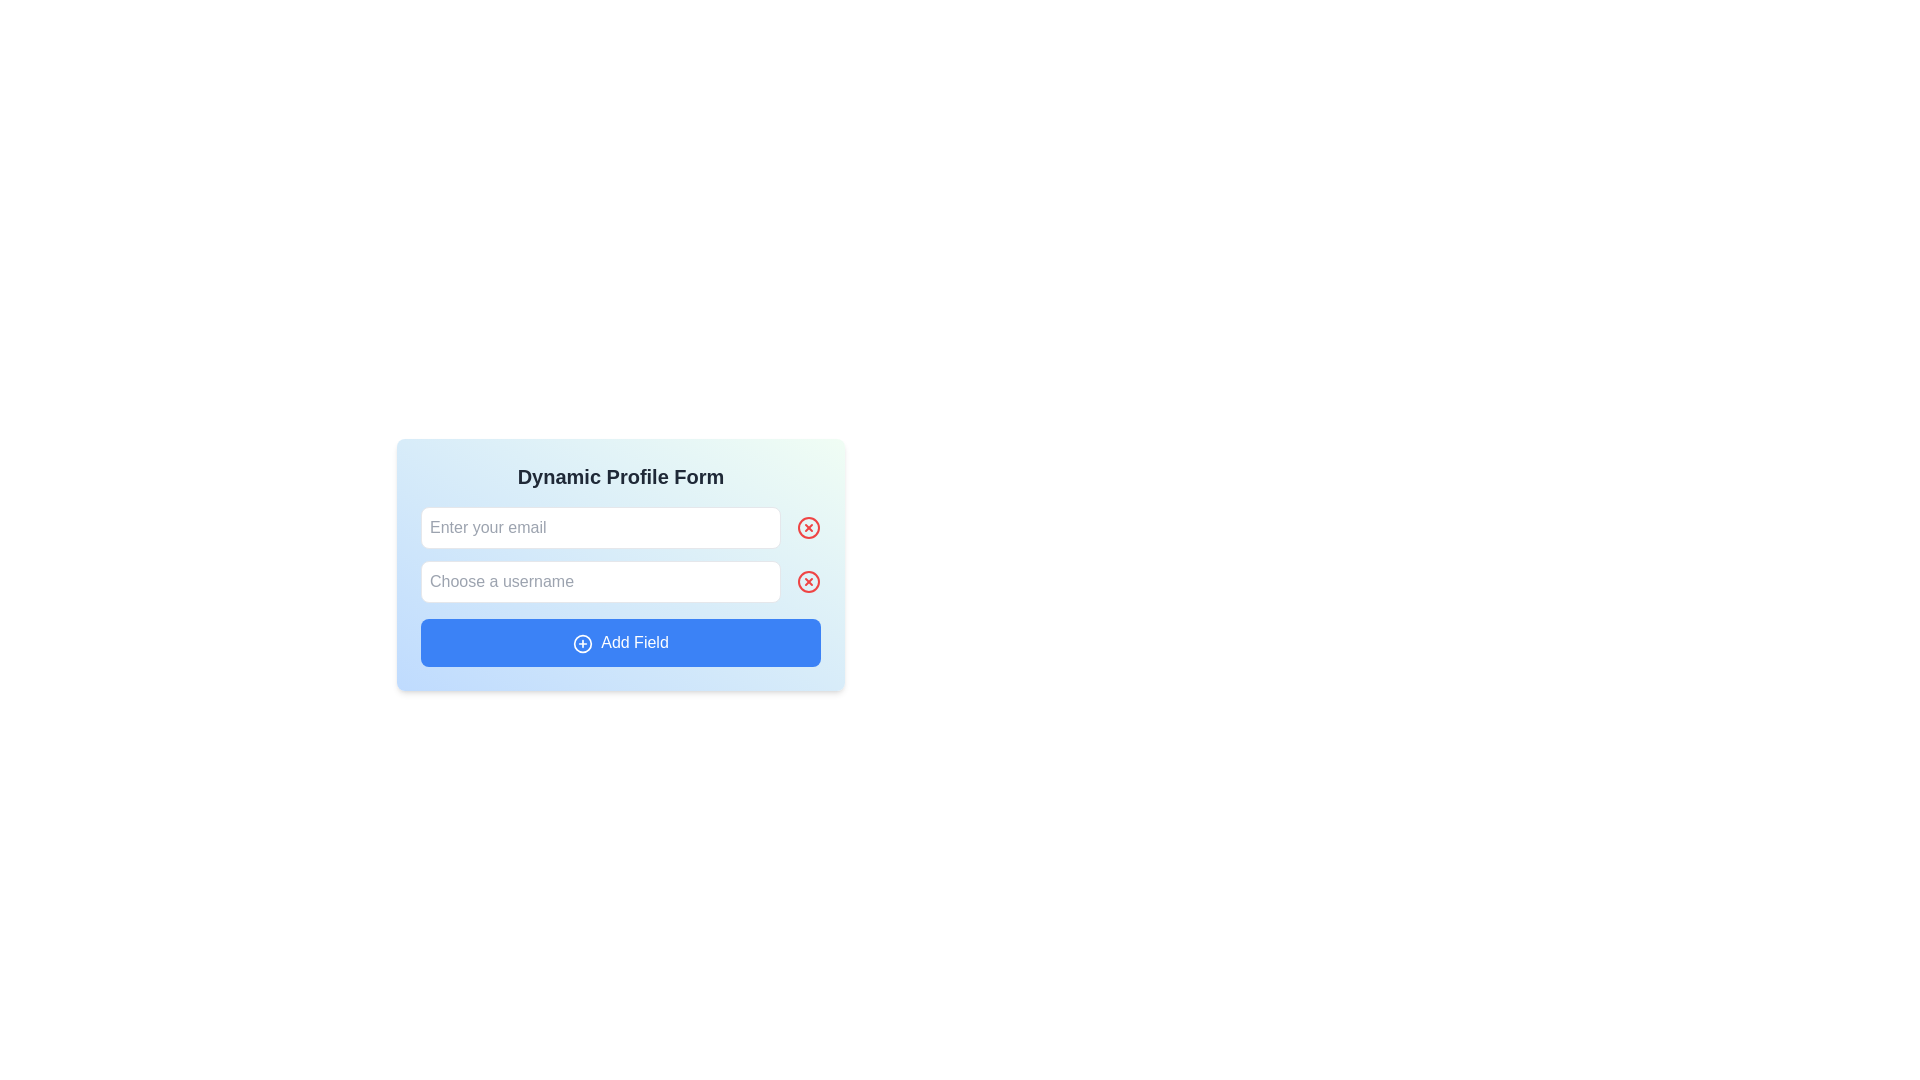 This screenshot has width=1920, height=1080. I want to click on the clear or delete button located at the top-right corner of the form component, adjacent to the email input field, to reset the entered data, so click(809, 527).